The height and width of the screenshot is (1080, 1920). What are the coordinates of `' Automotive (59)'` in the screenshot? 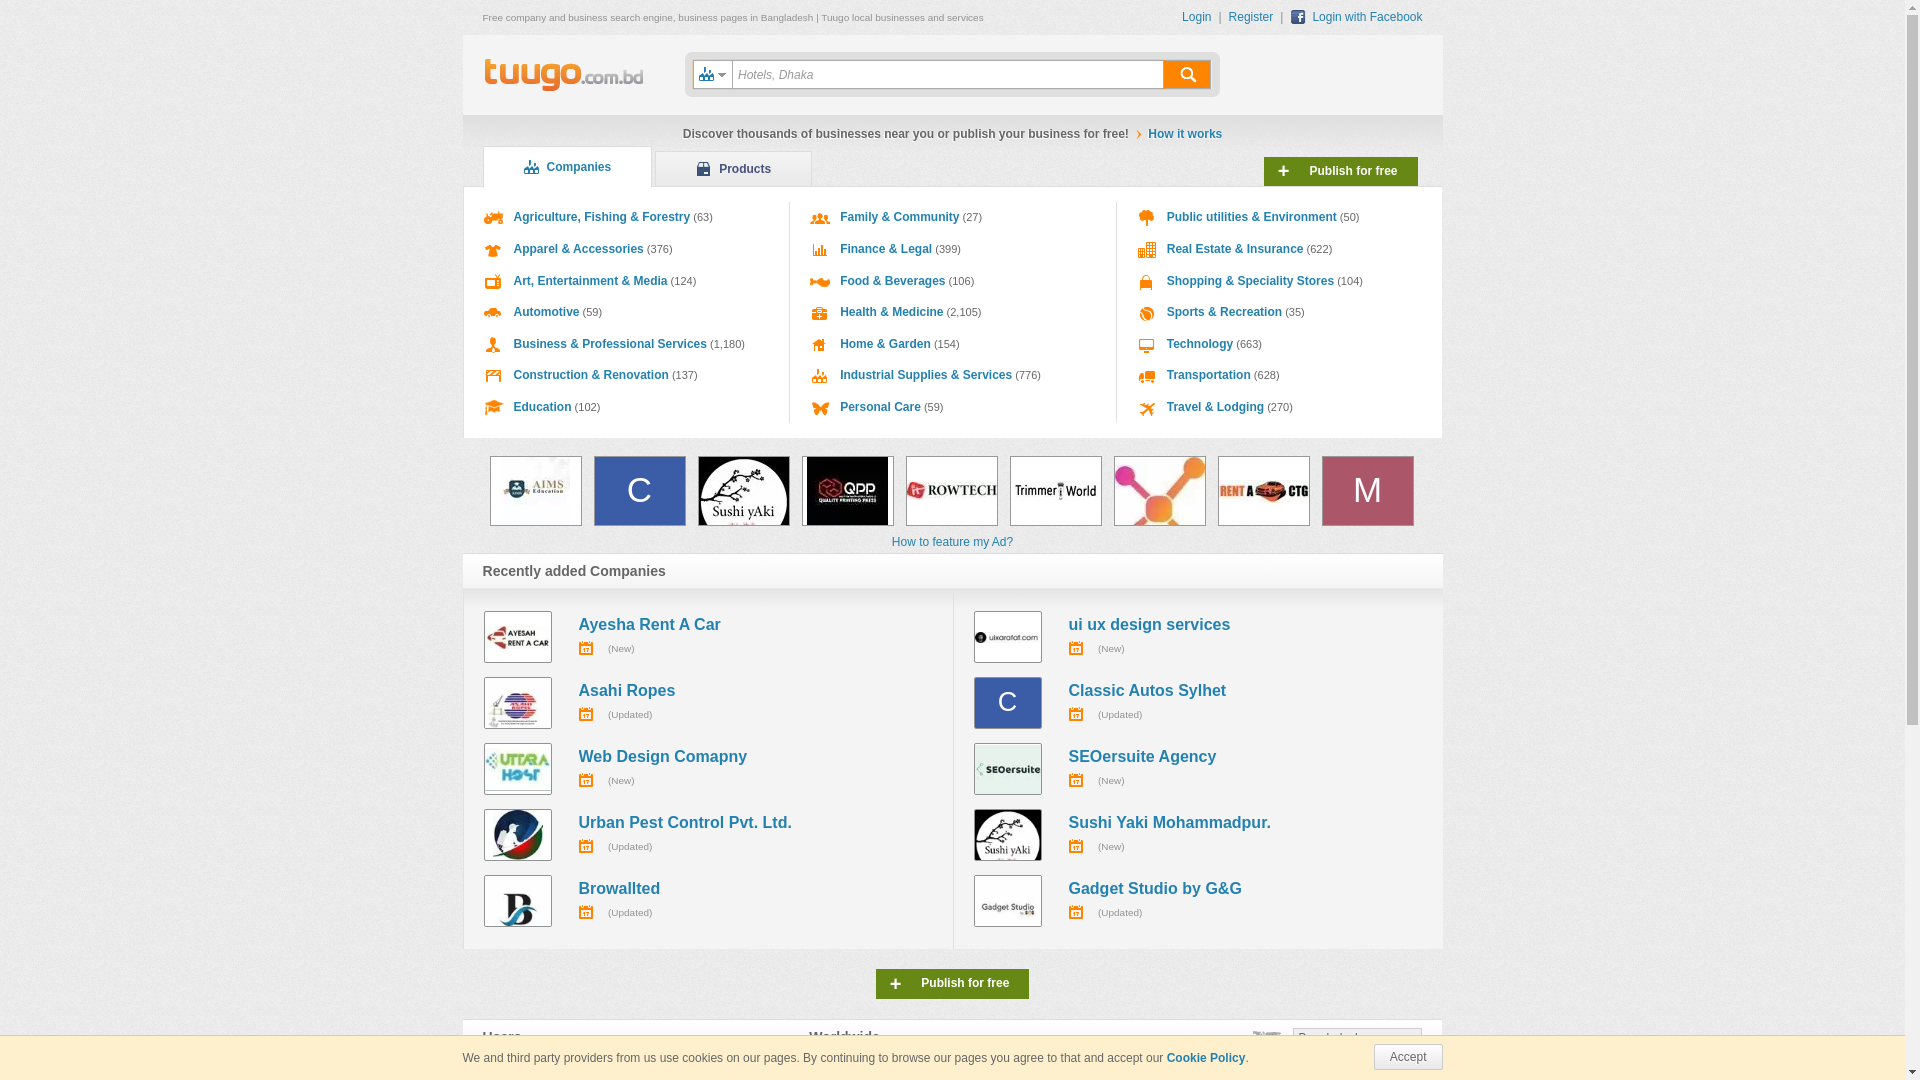 It's located at (626, 312).